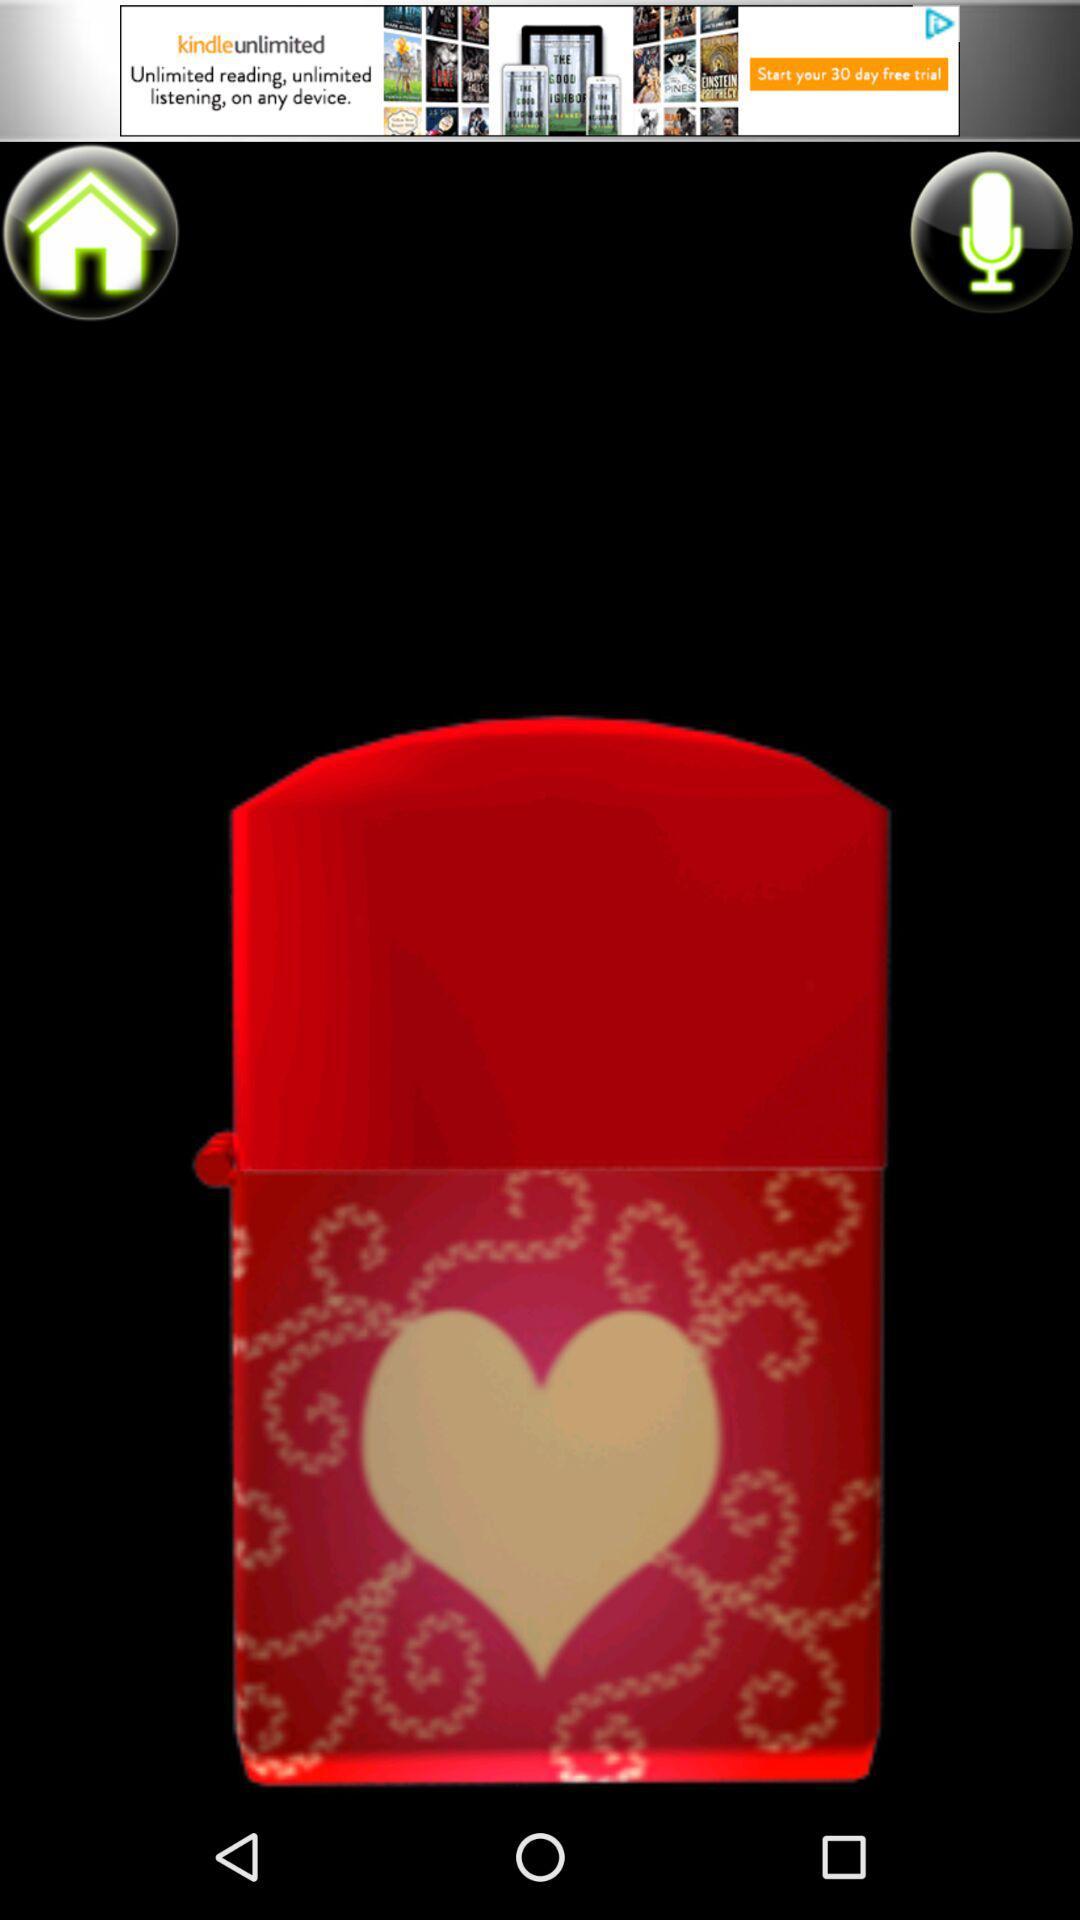  I want to click on record, so click(990, 231).